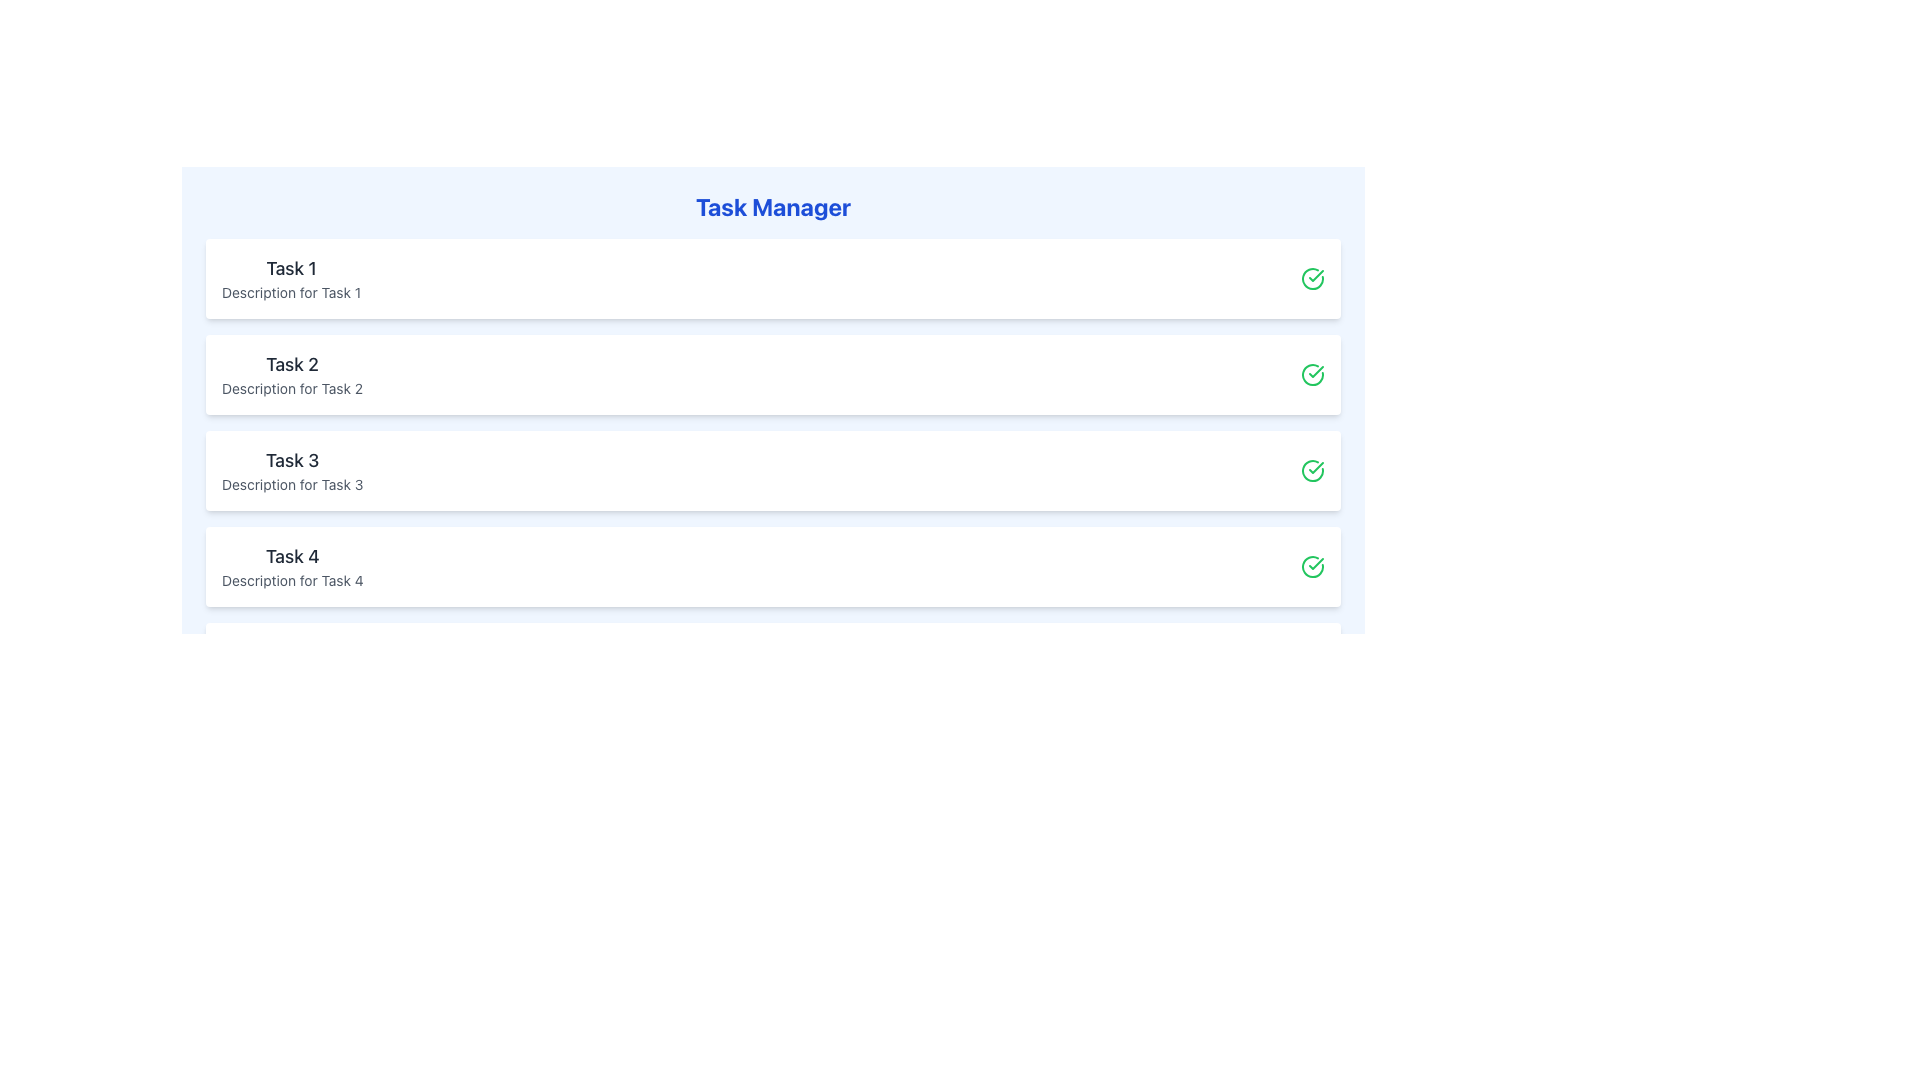  What do you see at coordinates (1316, 563) in the screenshot?
I see `the success icon located within the green circular area to the right of the 'Task 4' text block` at bounding box center [1316, 563].